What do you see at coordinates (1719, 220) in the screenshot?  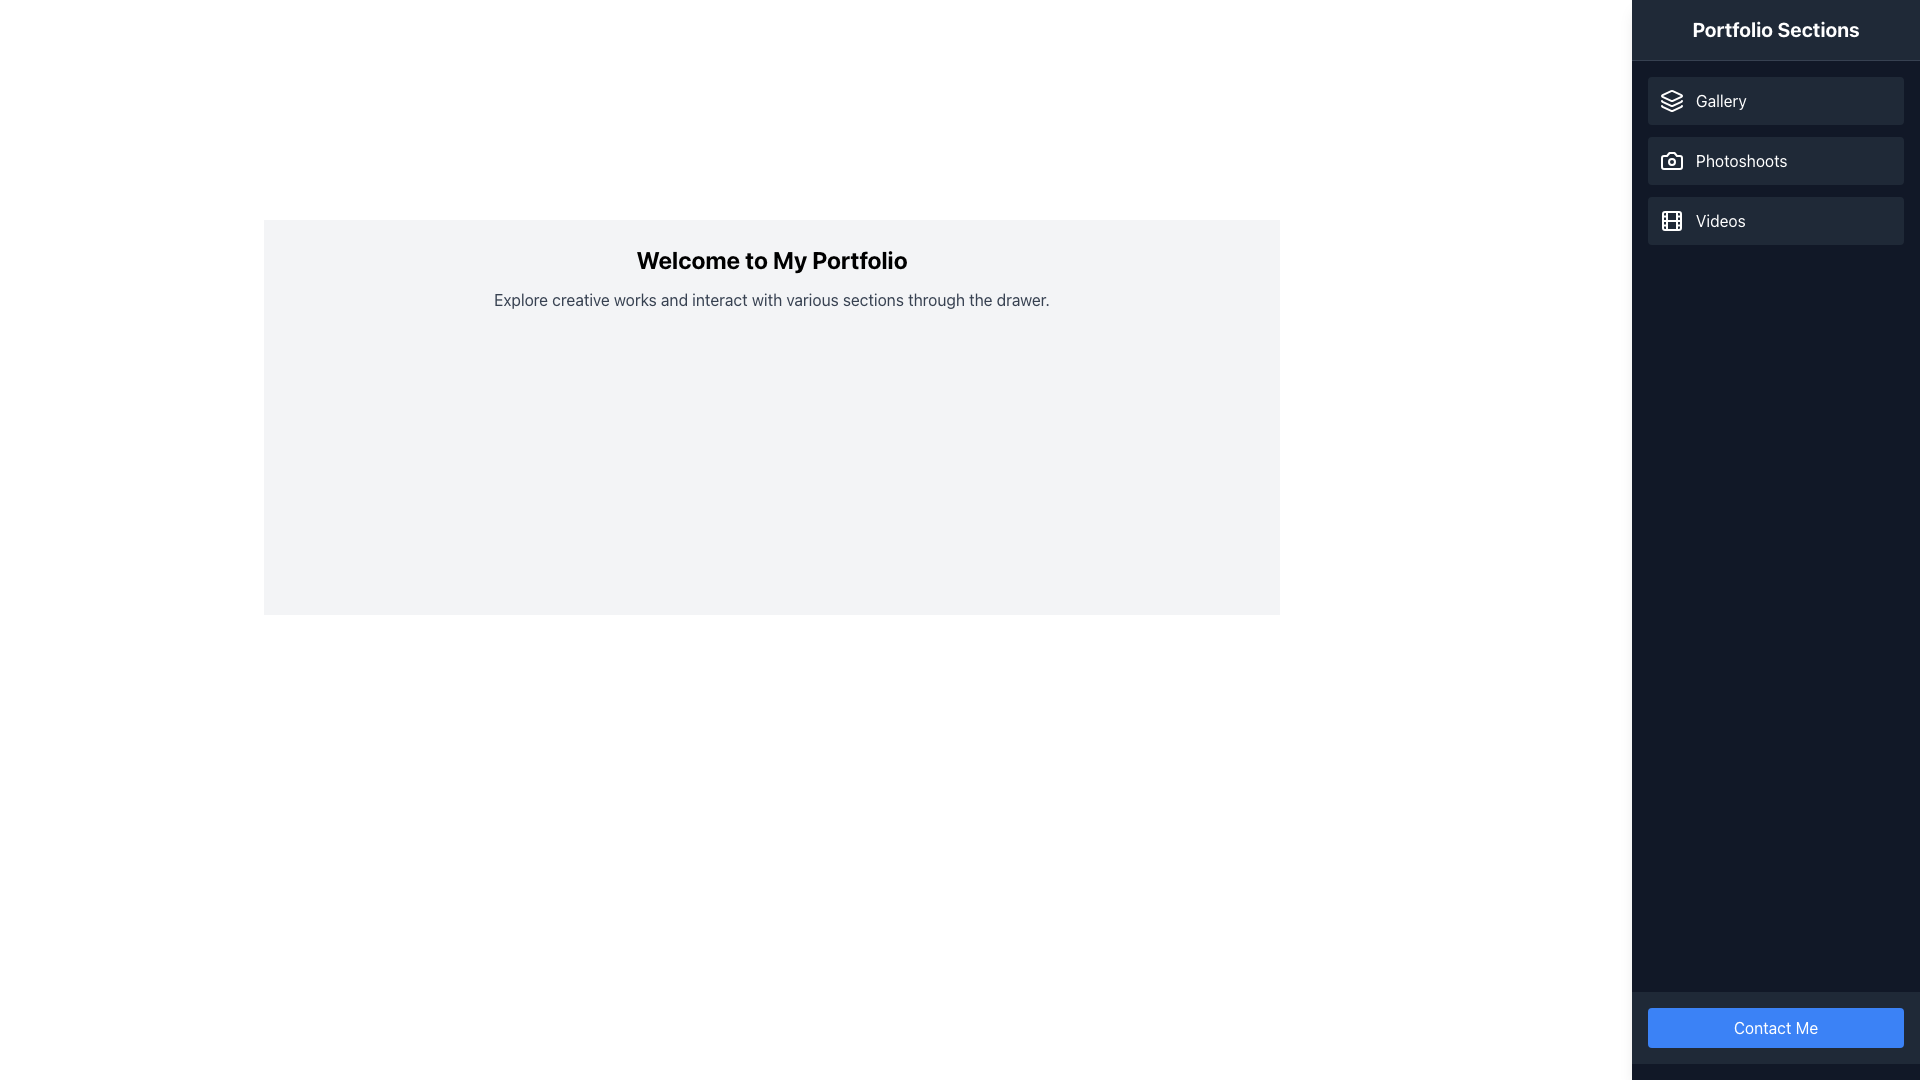 I see `the 'Videos' text label in the sidebar navigation menu, which is styled in light-colored text on a dark background and is the third item below 'Photoshoots'` at bounding box center [1719, 220].